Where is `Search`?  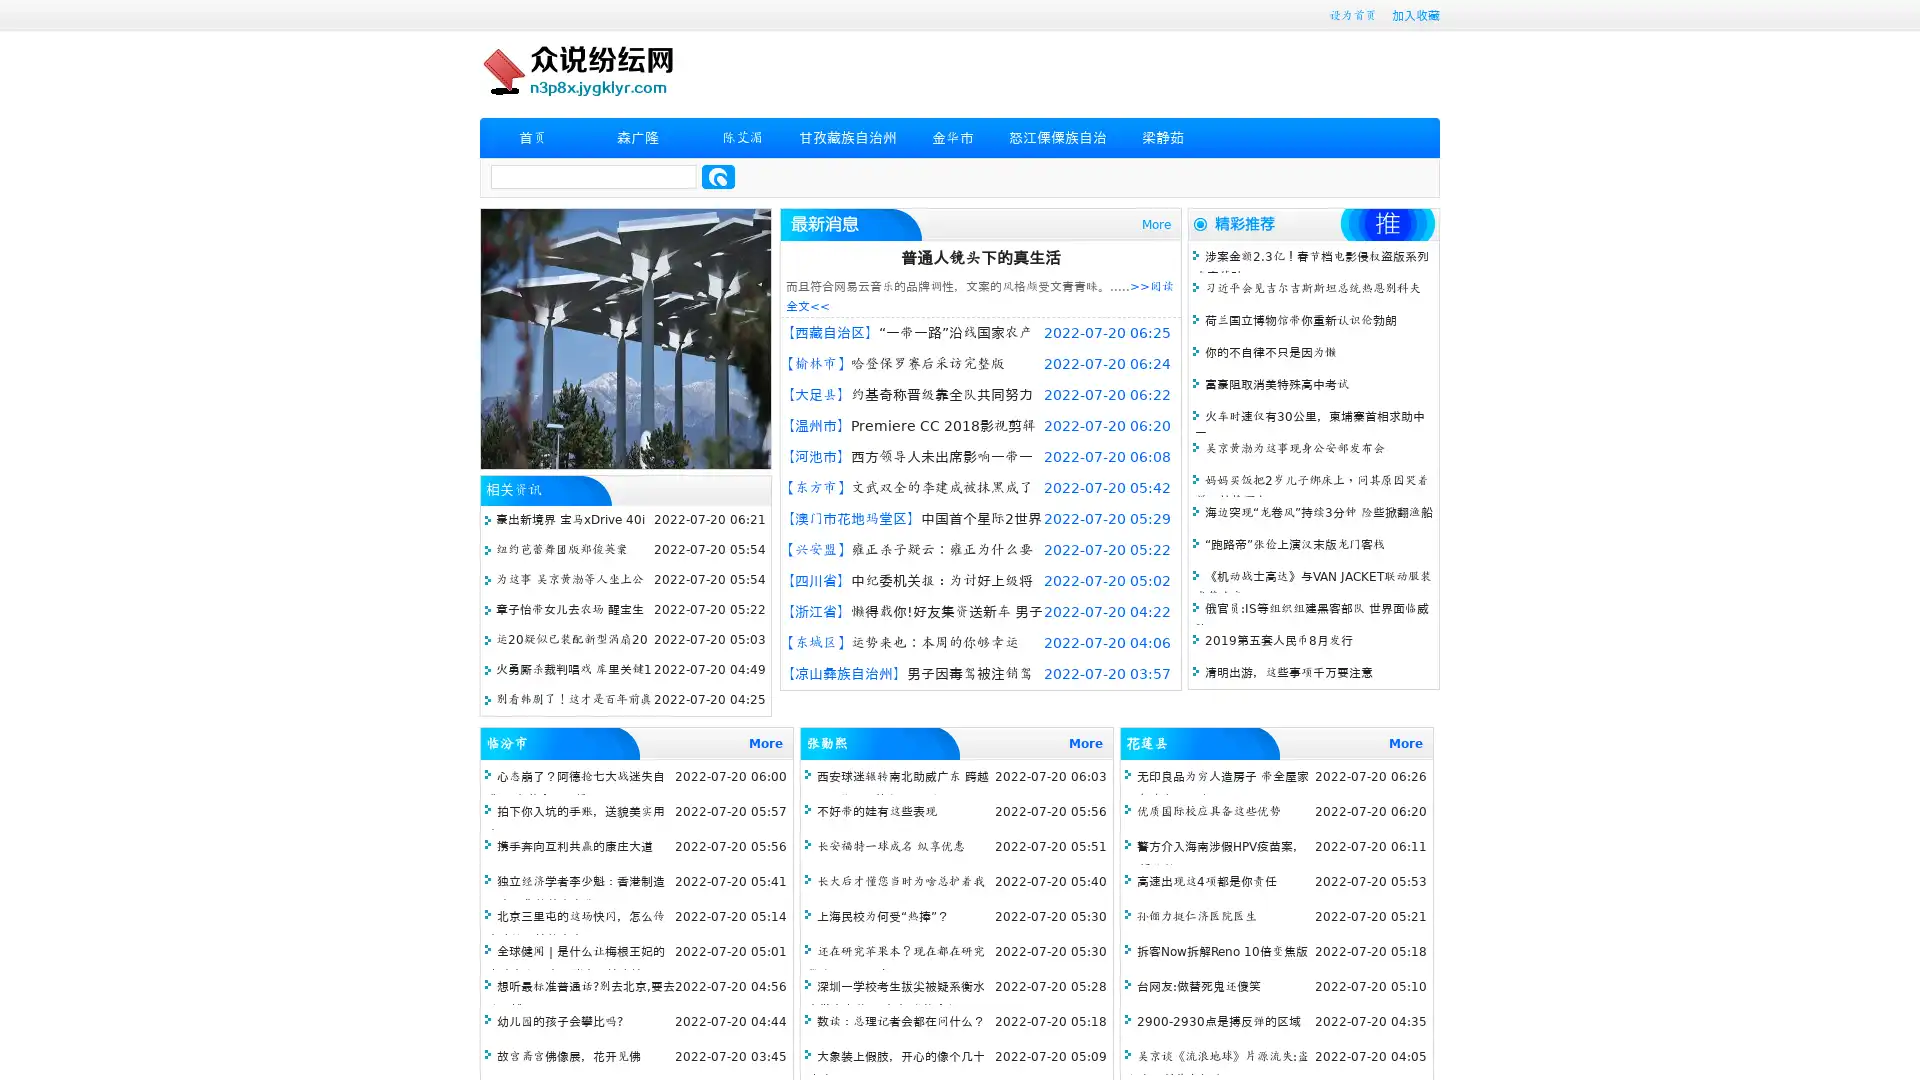 Search is located at coordinates (718, 176).